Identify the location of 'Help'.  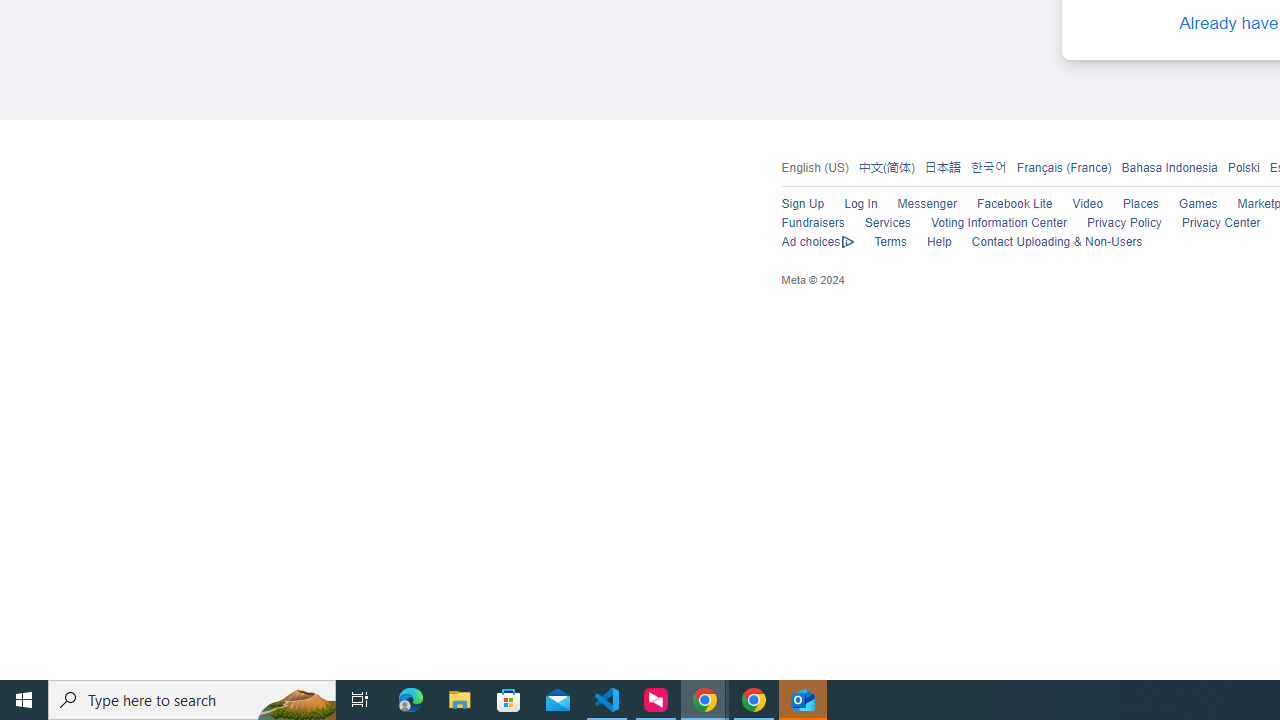
(937, 241).